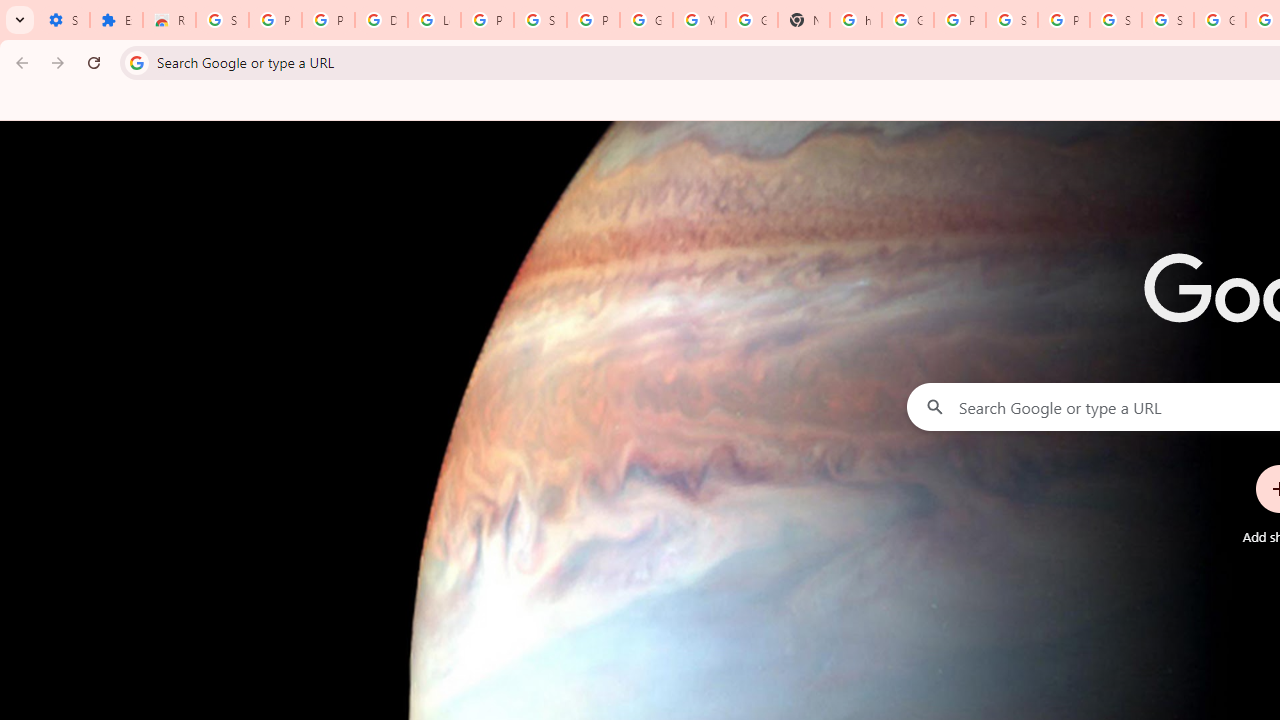 The height and width of the screenshot is (720, 1280). Describe the element at coordinates (433, 20) in the screenshot. I see `'Learn how to find your photos - Google Photos Help'` at that location.